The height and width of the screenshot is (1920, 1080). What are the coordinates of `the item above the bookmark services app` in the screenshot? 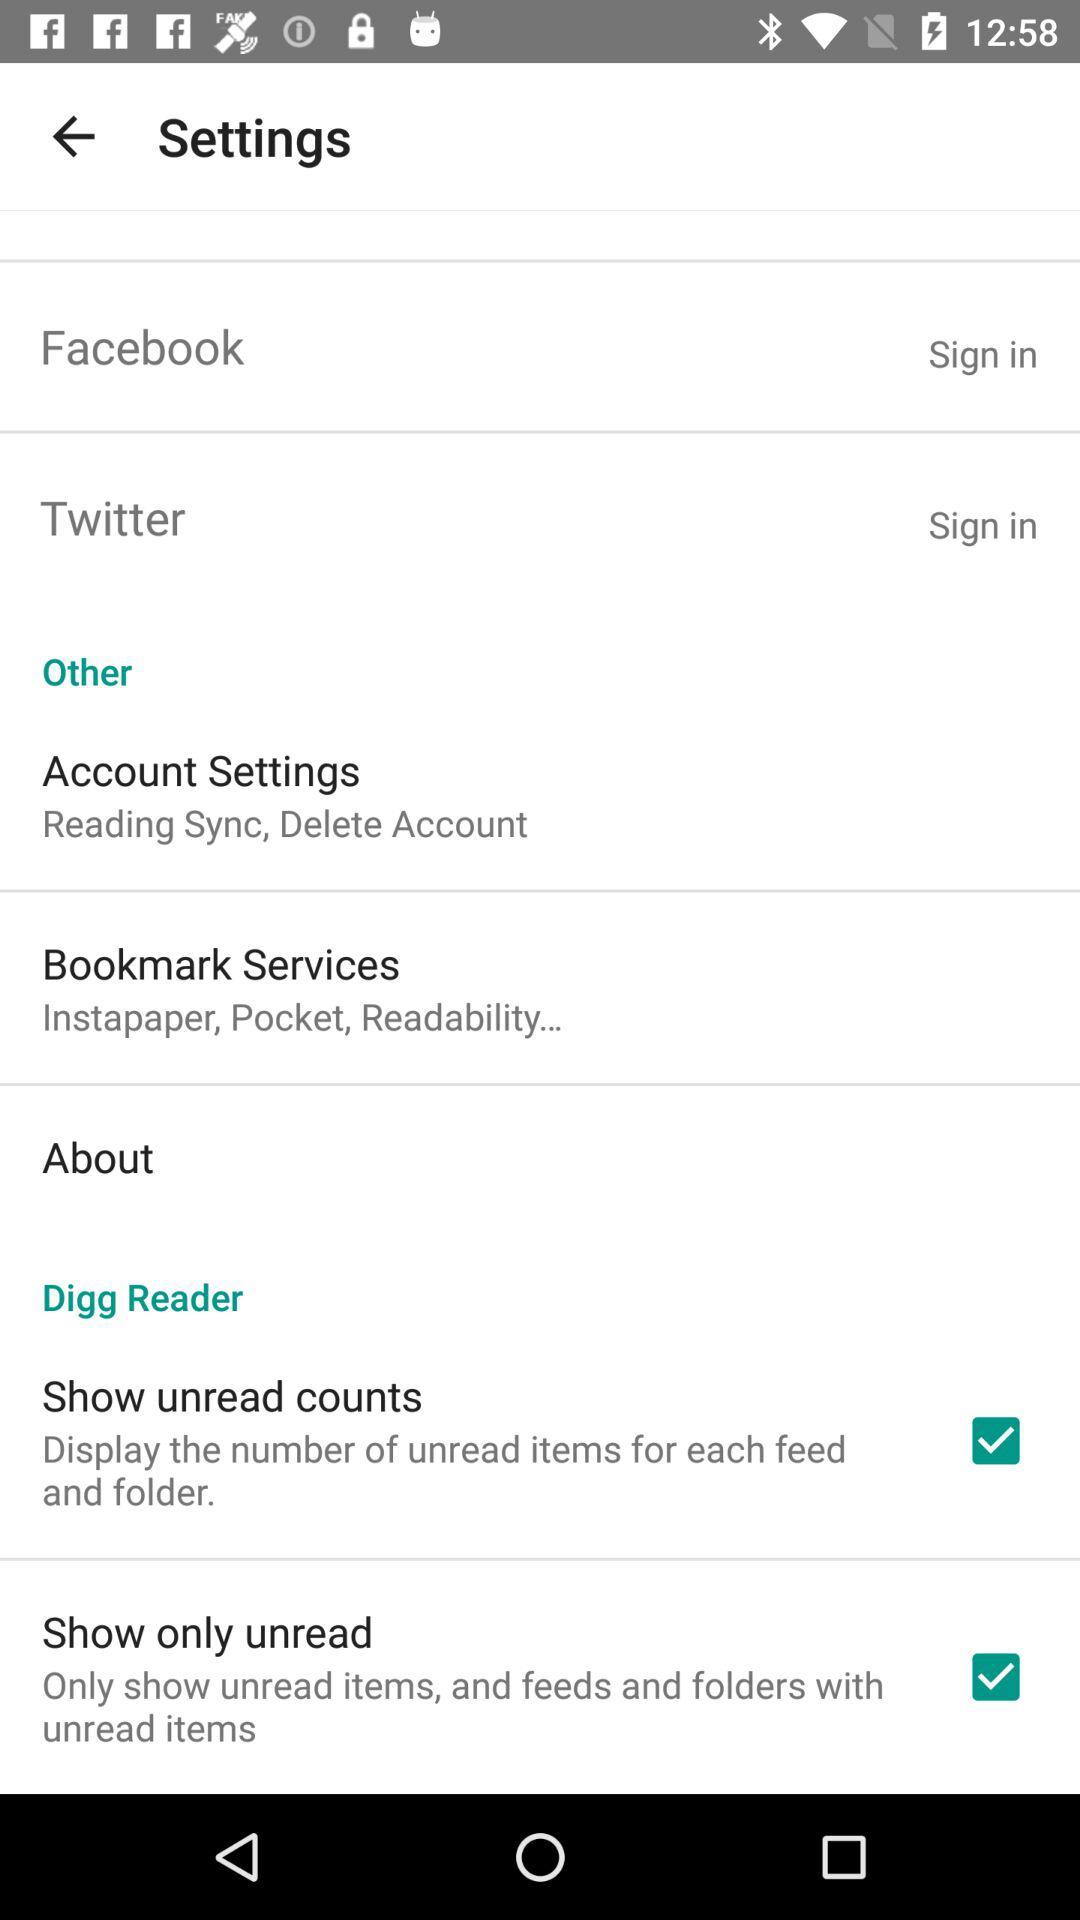 It's located at (285, 822).